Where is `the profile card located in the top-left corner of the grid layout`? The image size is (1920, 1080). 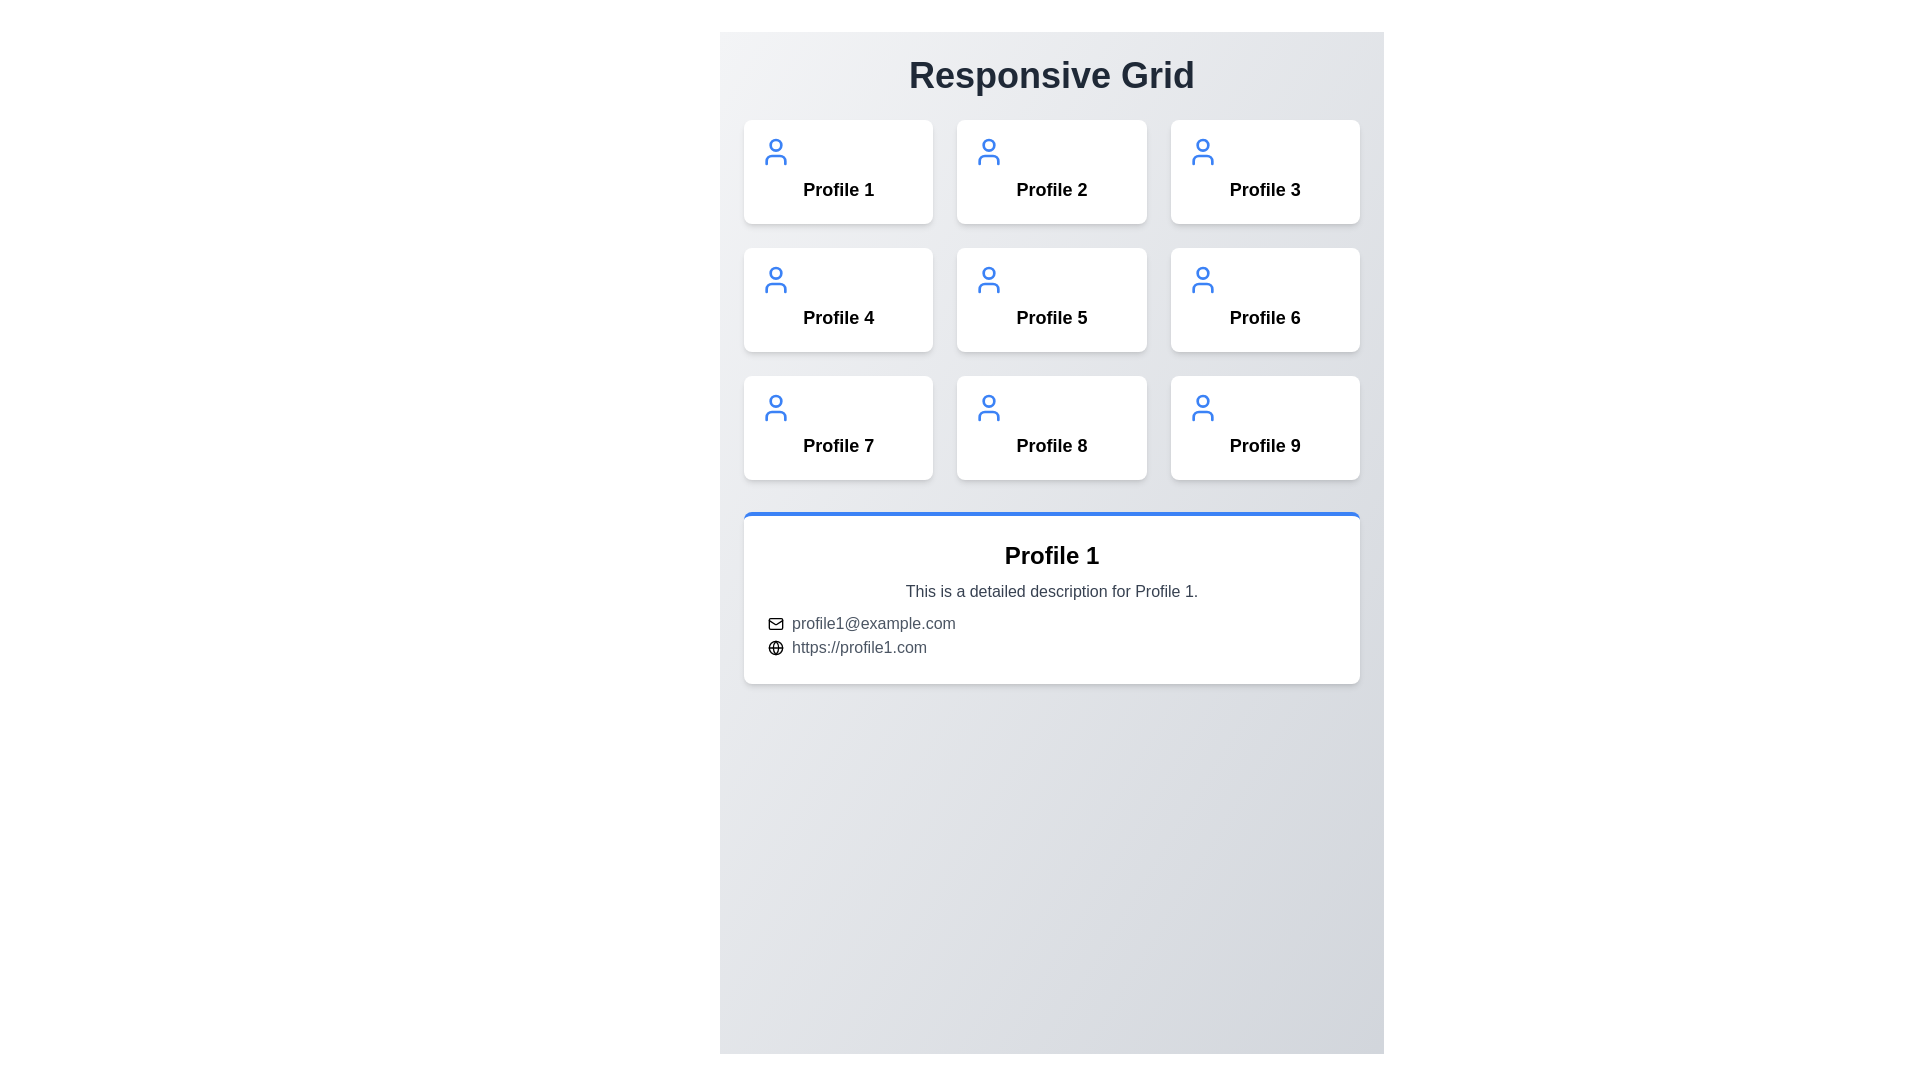
the profile card located in the top-left corner of the grid layout is located at coordinates (838, 171).